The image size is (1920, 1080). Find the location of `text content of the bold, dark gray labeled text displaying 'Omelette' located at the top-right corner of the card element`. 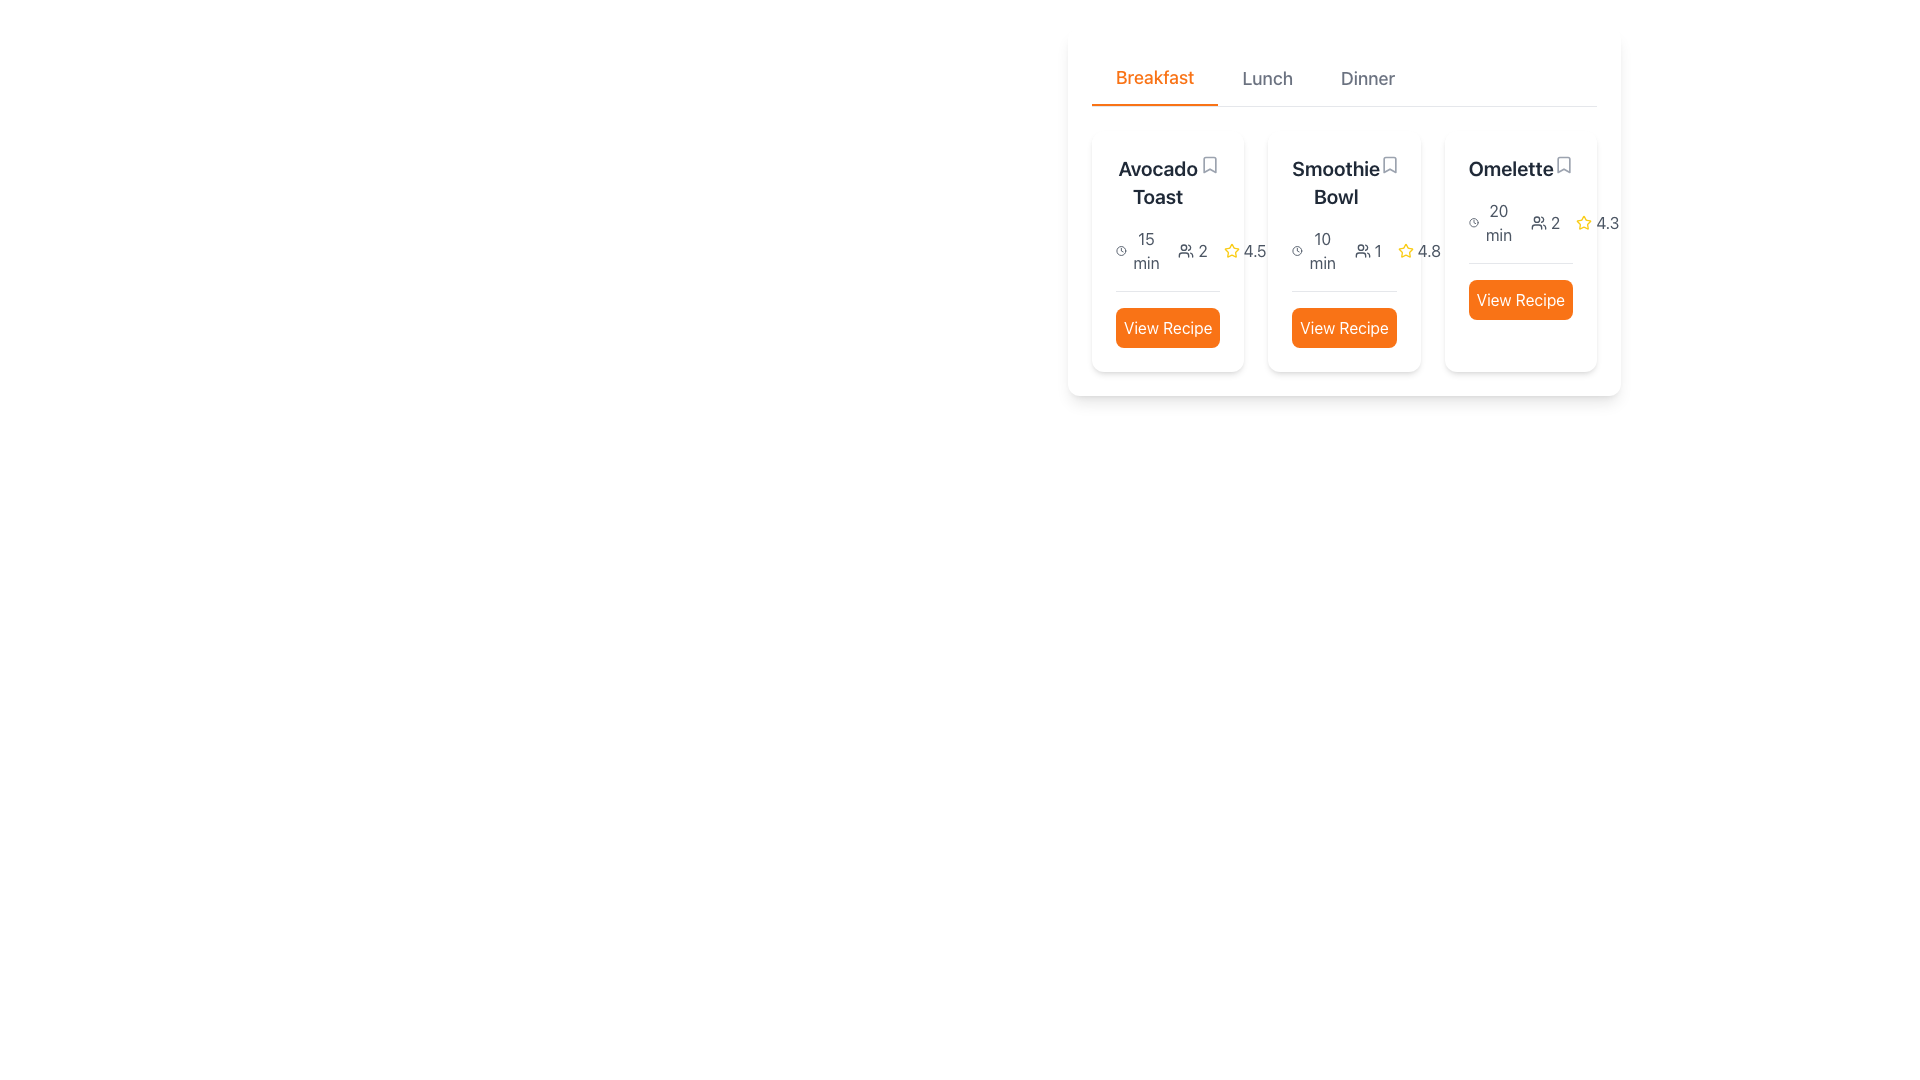

text content of the bold, dark gray labeled text displaying 'Omelette' located at the top-right corner of the card element is located at coordinates (1511, 168).